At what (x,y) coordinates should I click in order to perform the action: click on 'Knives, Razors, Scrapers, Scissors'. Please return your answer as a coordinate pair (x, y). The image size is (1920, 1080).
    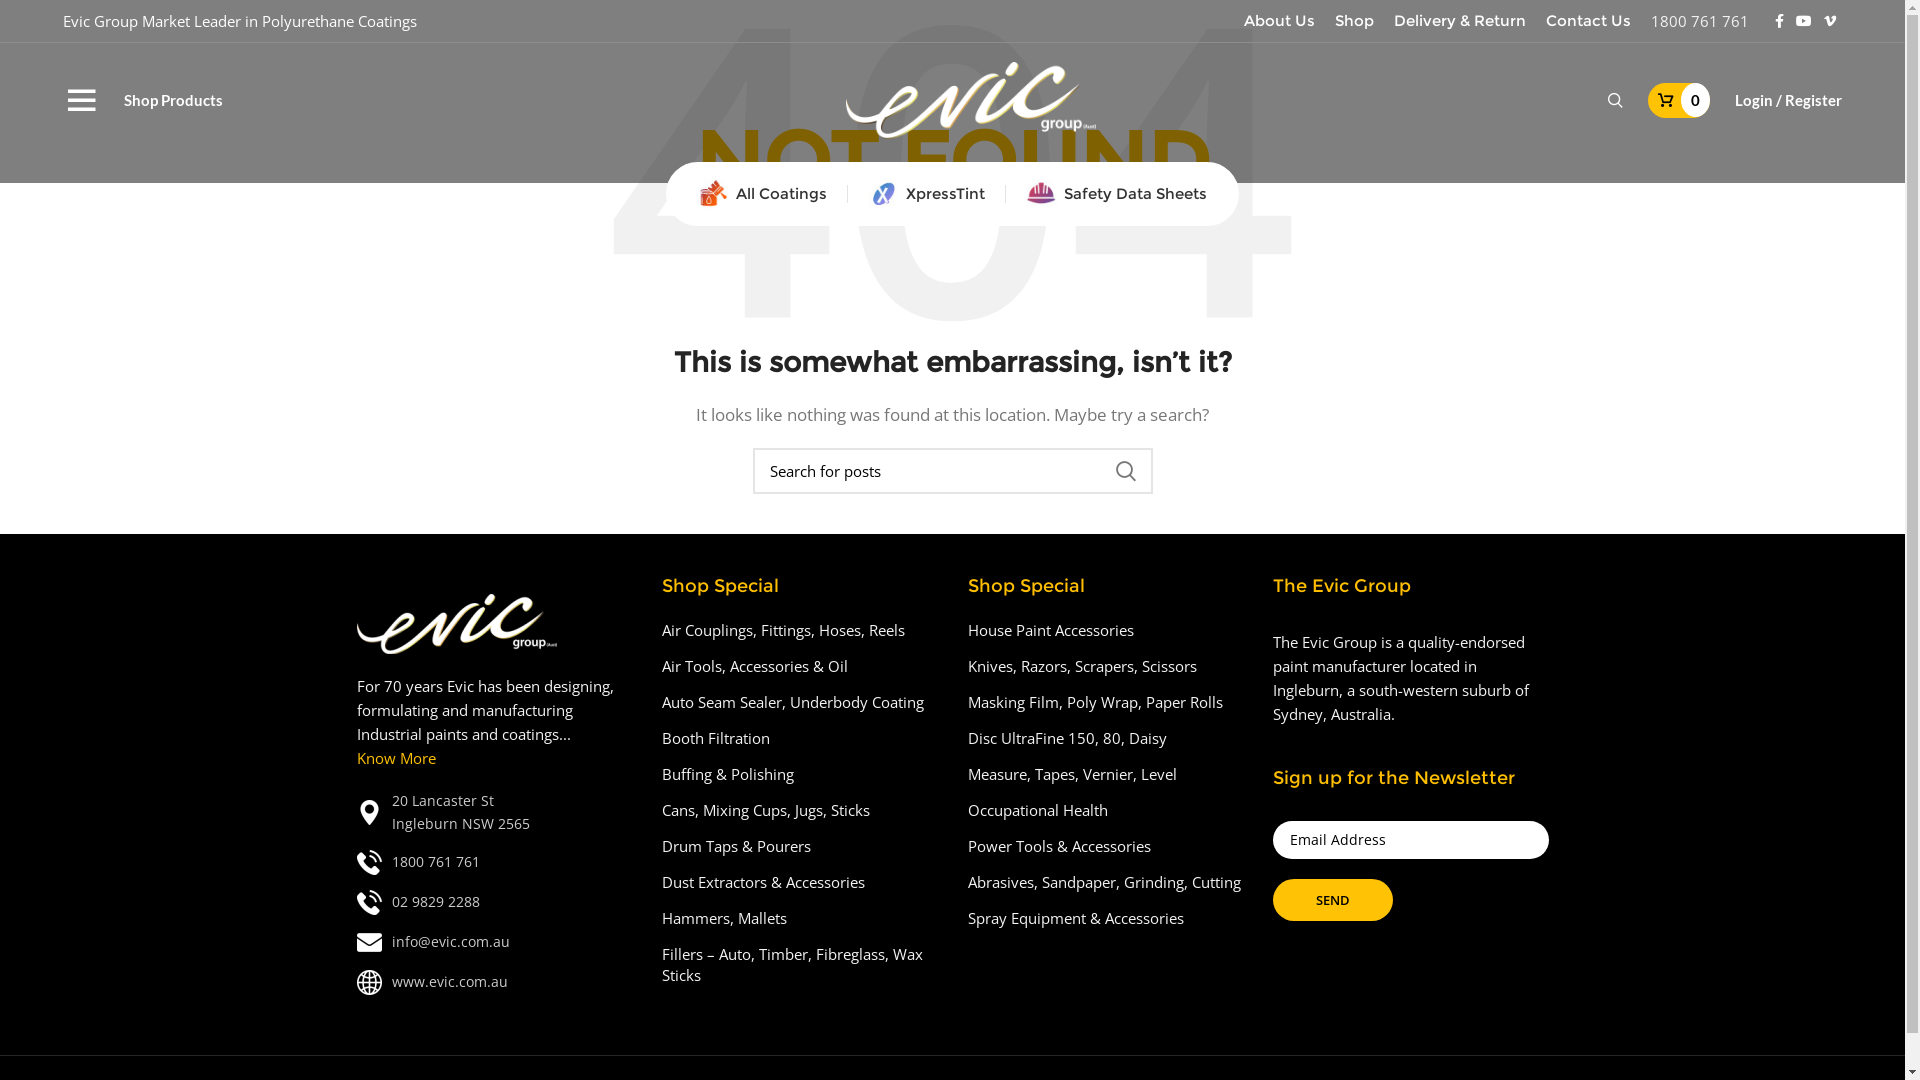
    Looking at the image, I should click on (1082, 666).